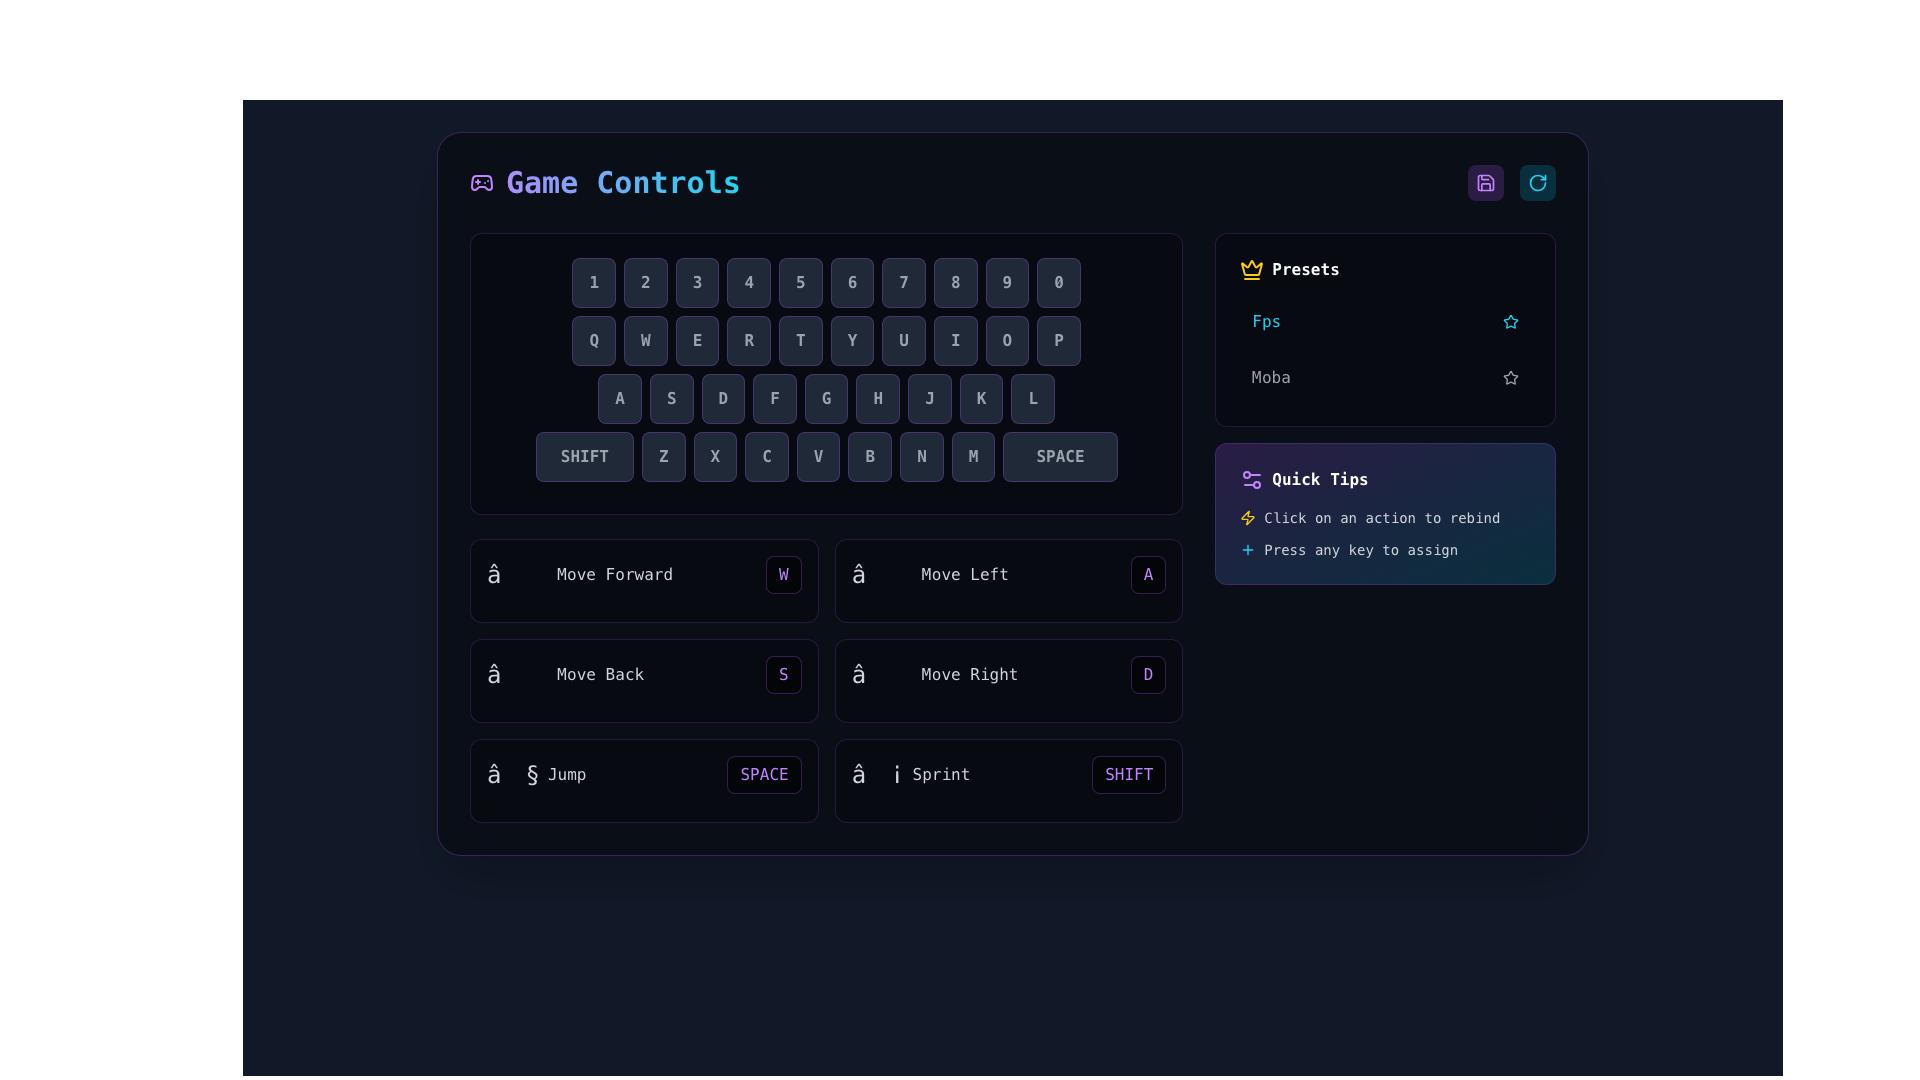  What do you see at coordinates (1007, 282) in the screenshot?
I see `the button labeled '9' in the virtual keyboard` at bounding box center [1007, 282].